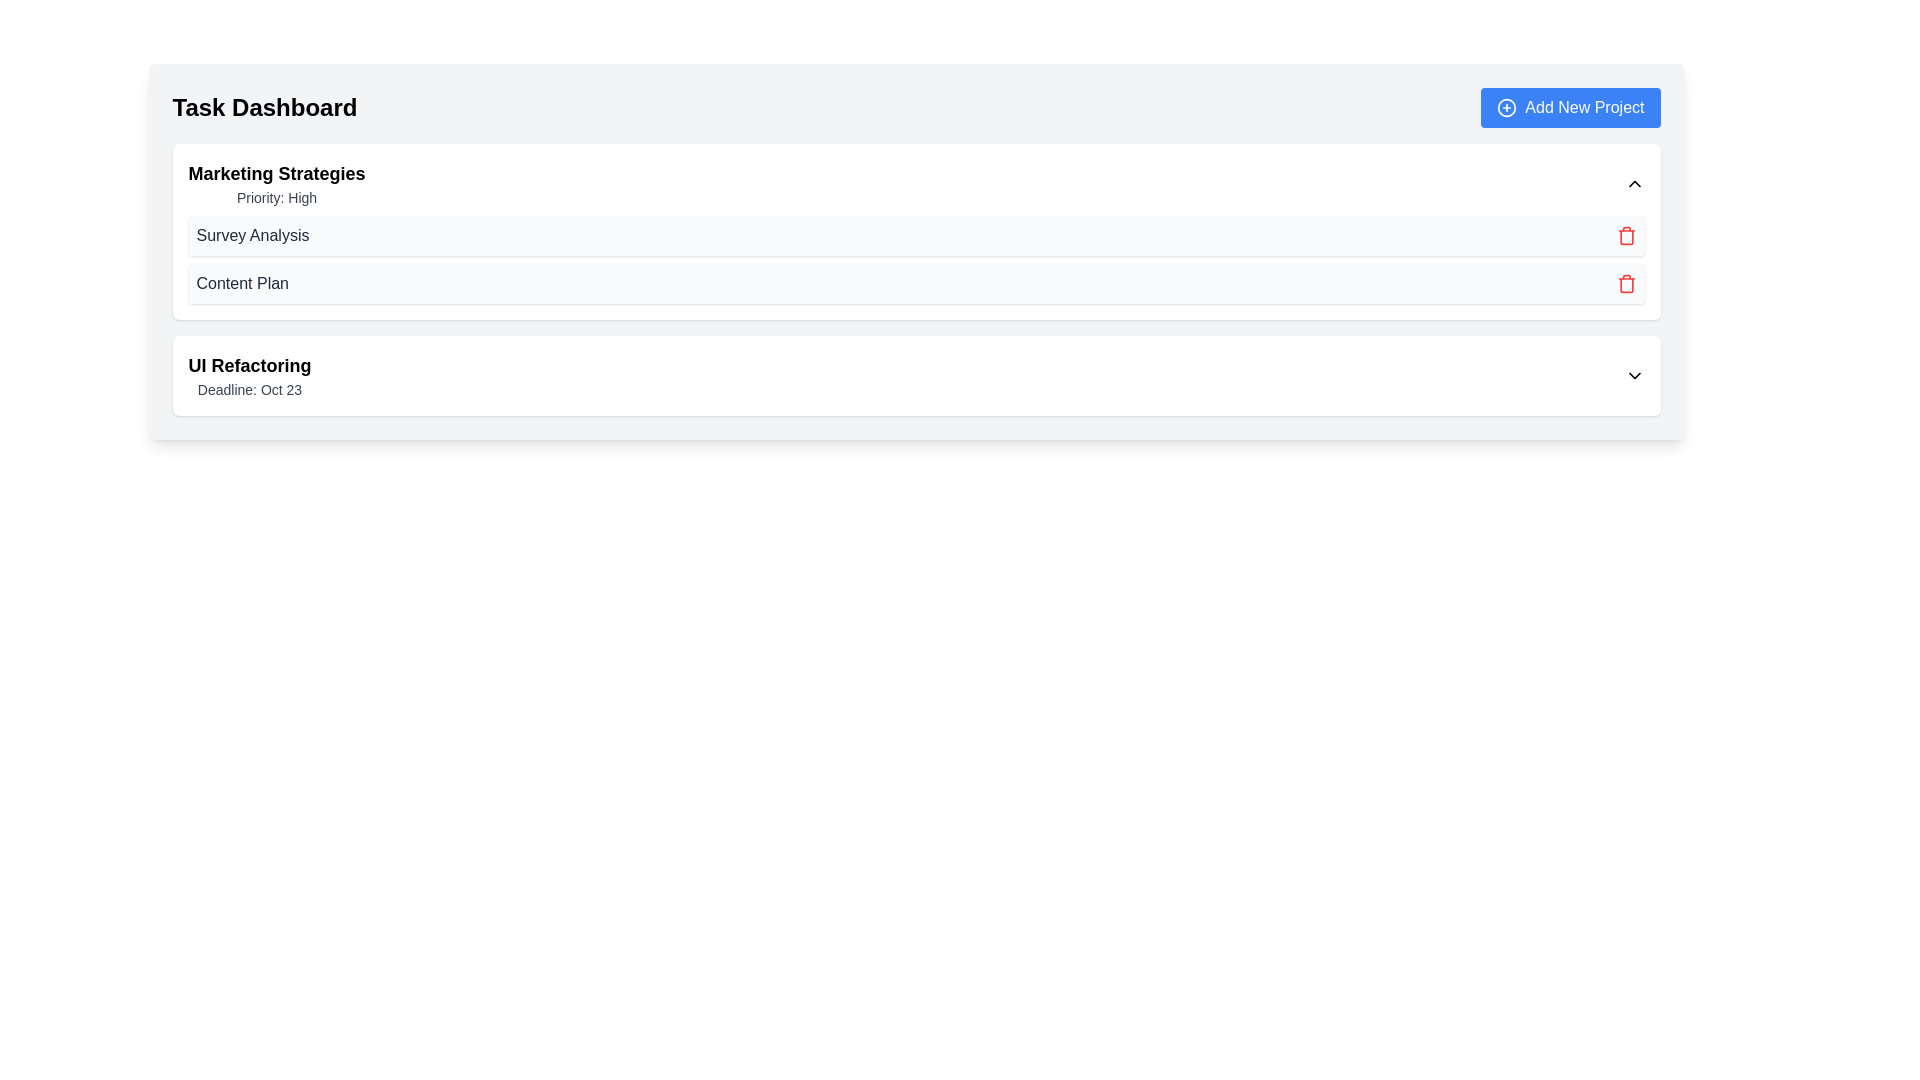  I want to click on the 'Add New Project' button with a blue background and white text located in the top-right corner of the Task Dashboard, so click(1569, 108).